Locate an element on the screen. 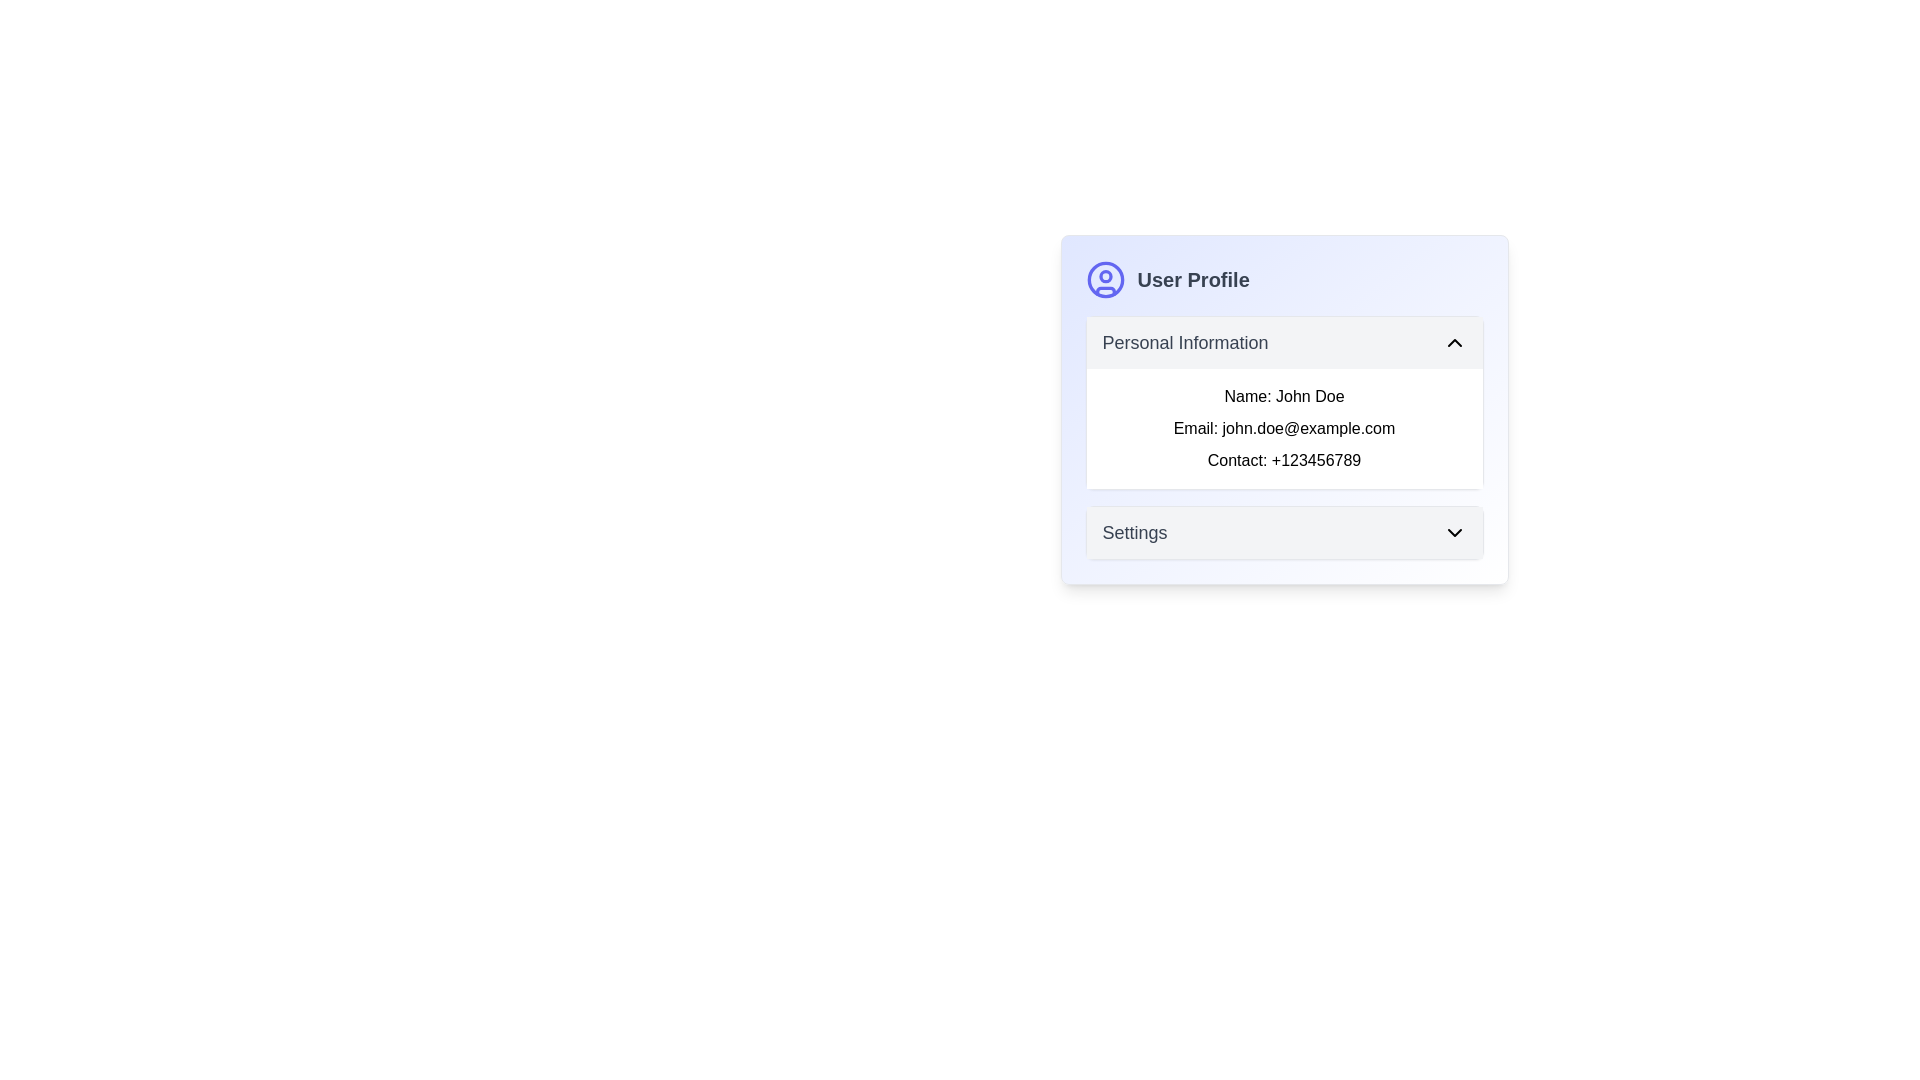  the downward-pointing chevron toggle icon located at the top right corner of the 'Personal Information' section to visually highlight it is located at coordinates (1454, 342).